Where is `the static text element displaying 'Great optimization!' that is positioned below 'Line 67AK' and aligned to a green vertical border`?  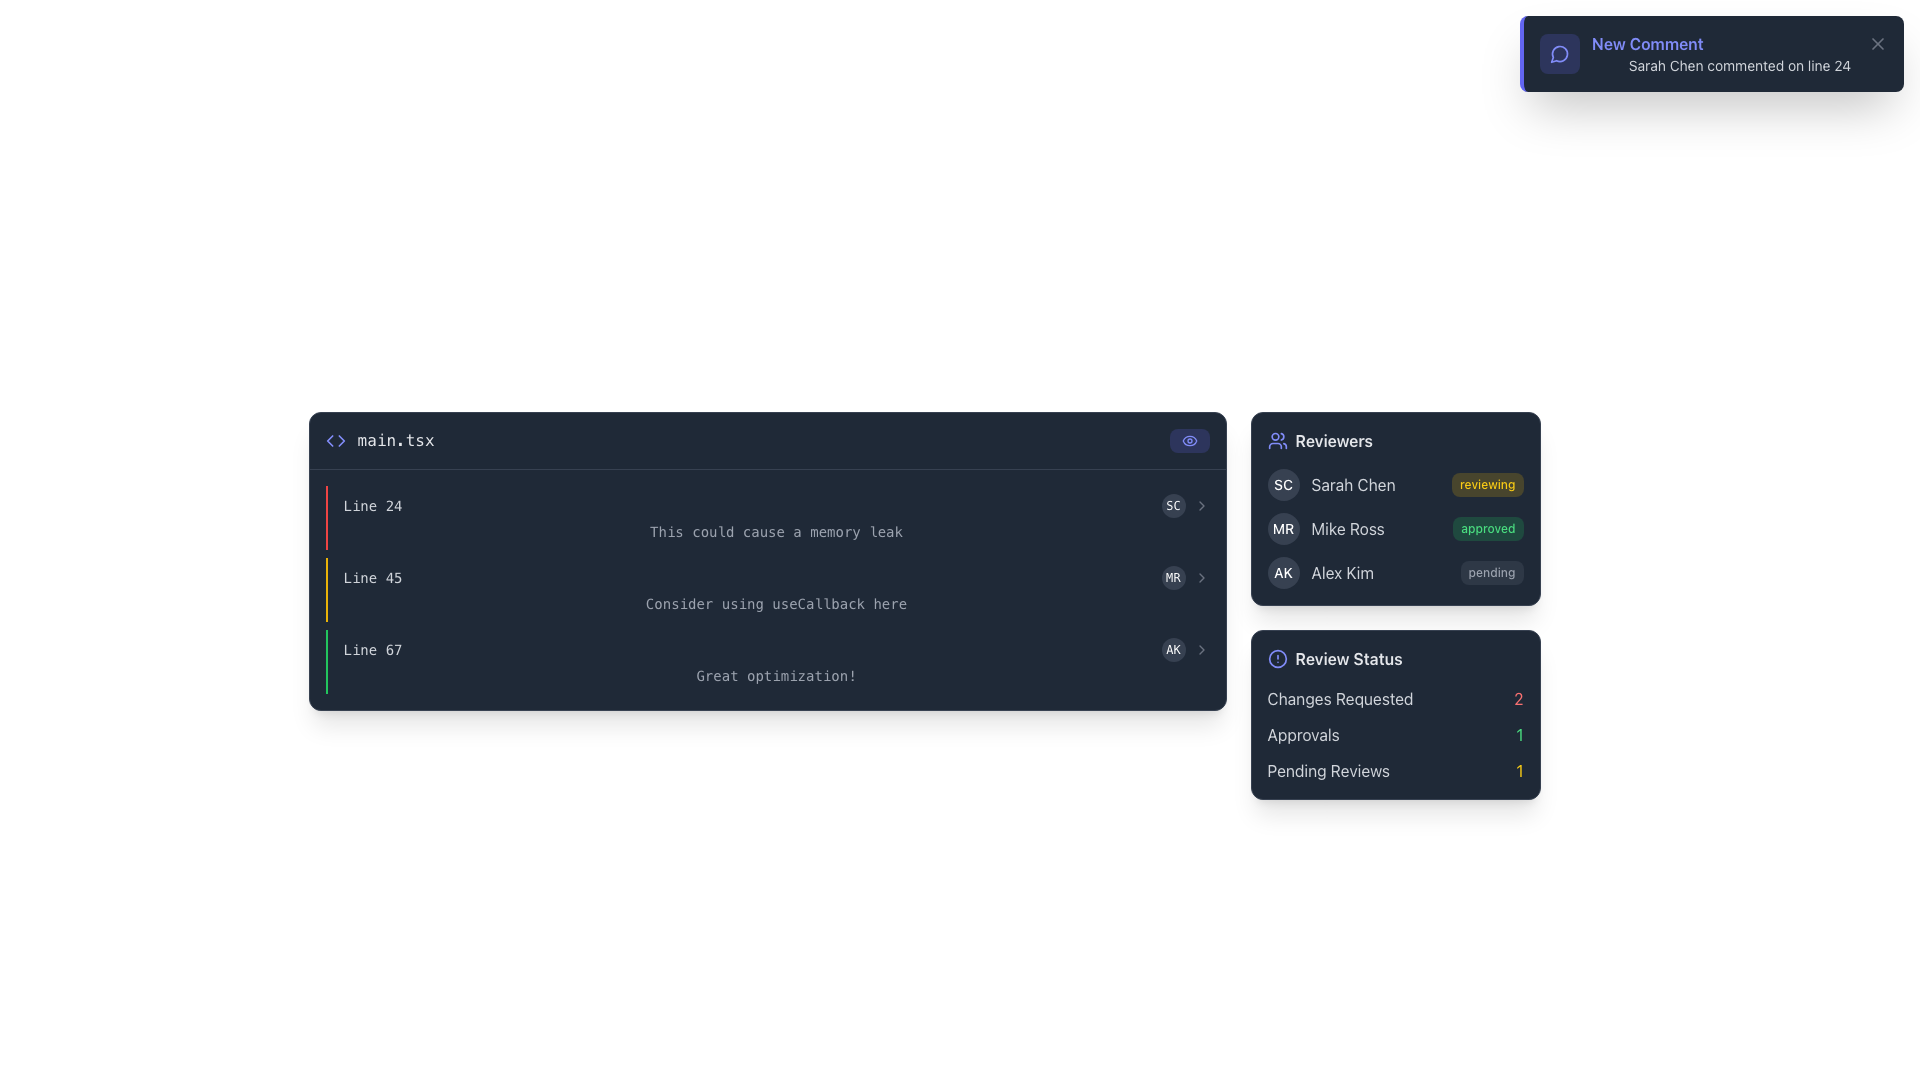 the static text element displaying 'Great optimization!' that is positioned below 'Line 67AK' and aligned to a green vertical border is located at coordinates (775, 675).